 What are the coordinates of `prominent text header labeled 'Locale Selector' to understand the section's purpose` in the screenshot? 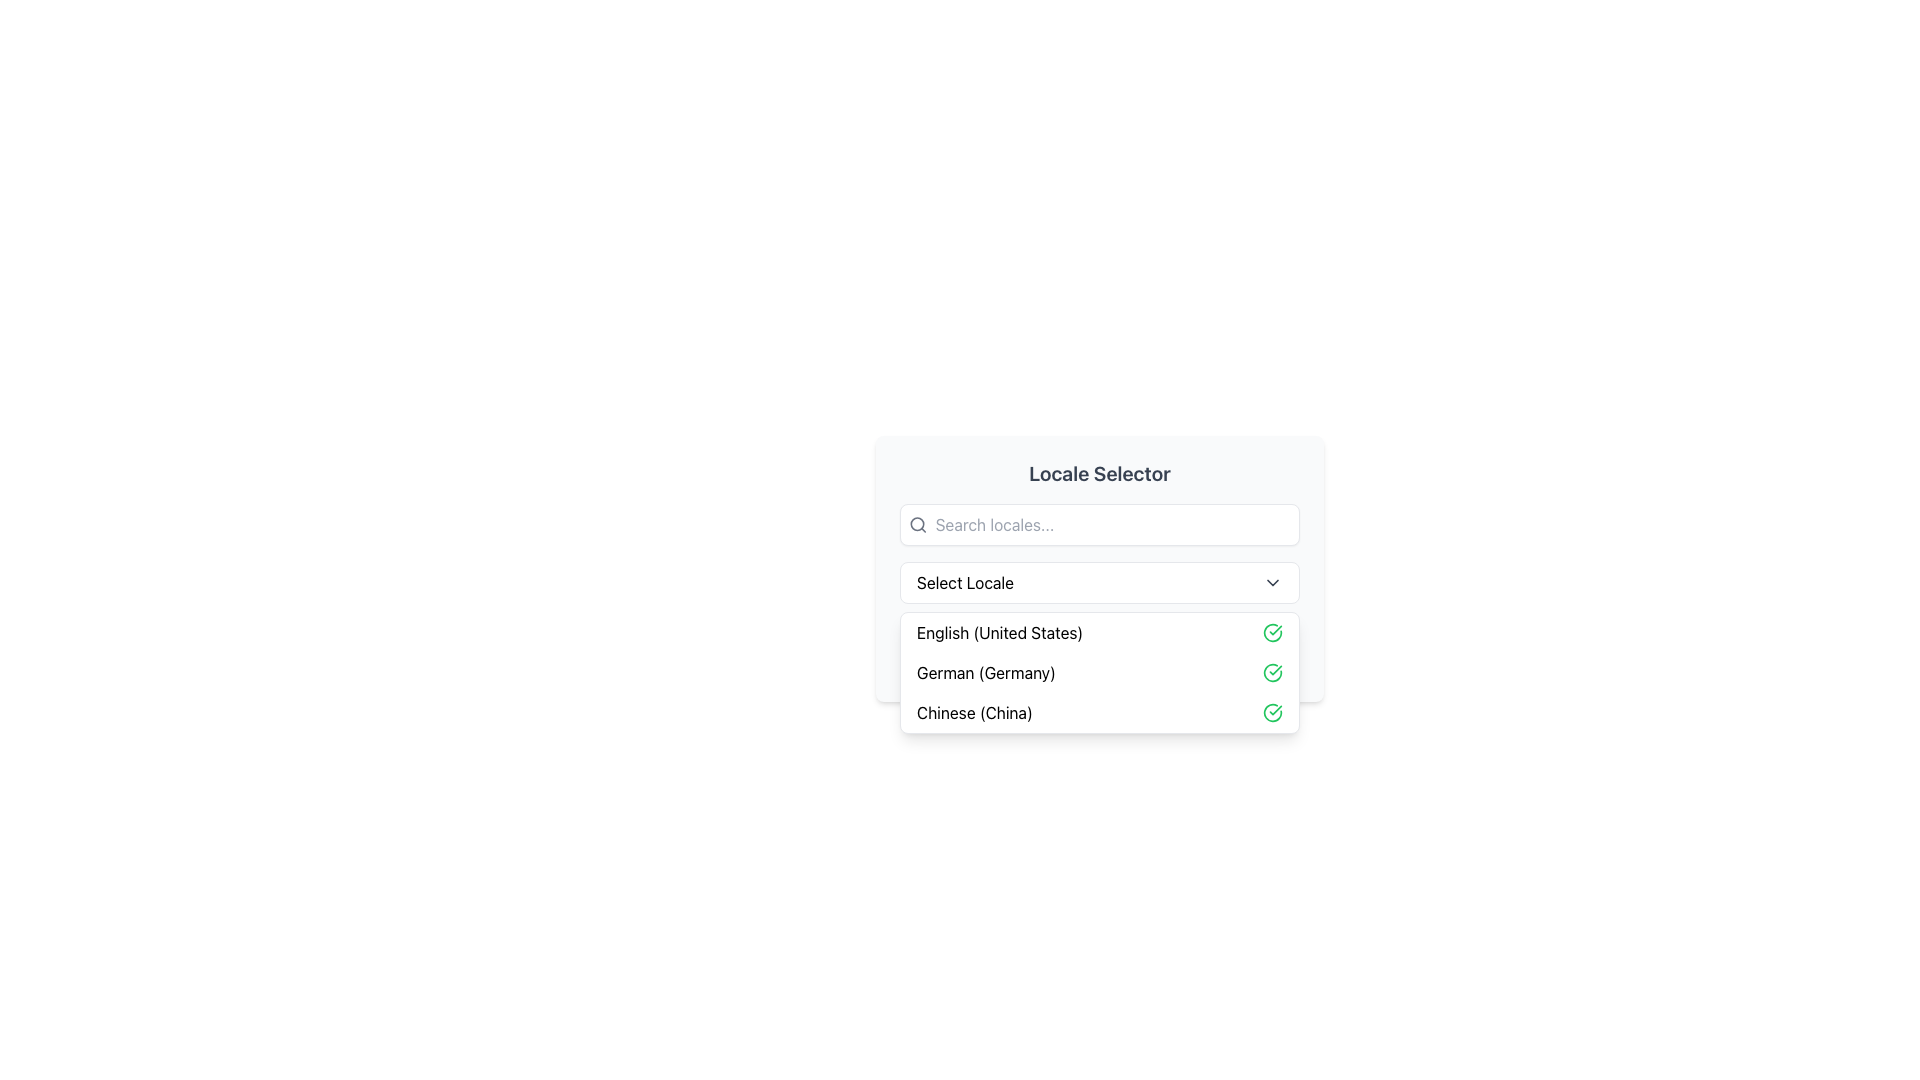 It's located at (1098, 474).